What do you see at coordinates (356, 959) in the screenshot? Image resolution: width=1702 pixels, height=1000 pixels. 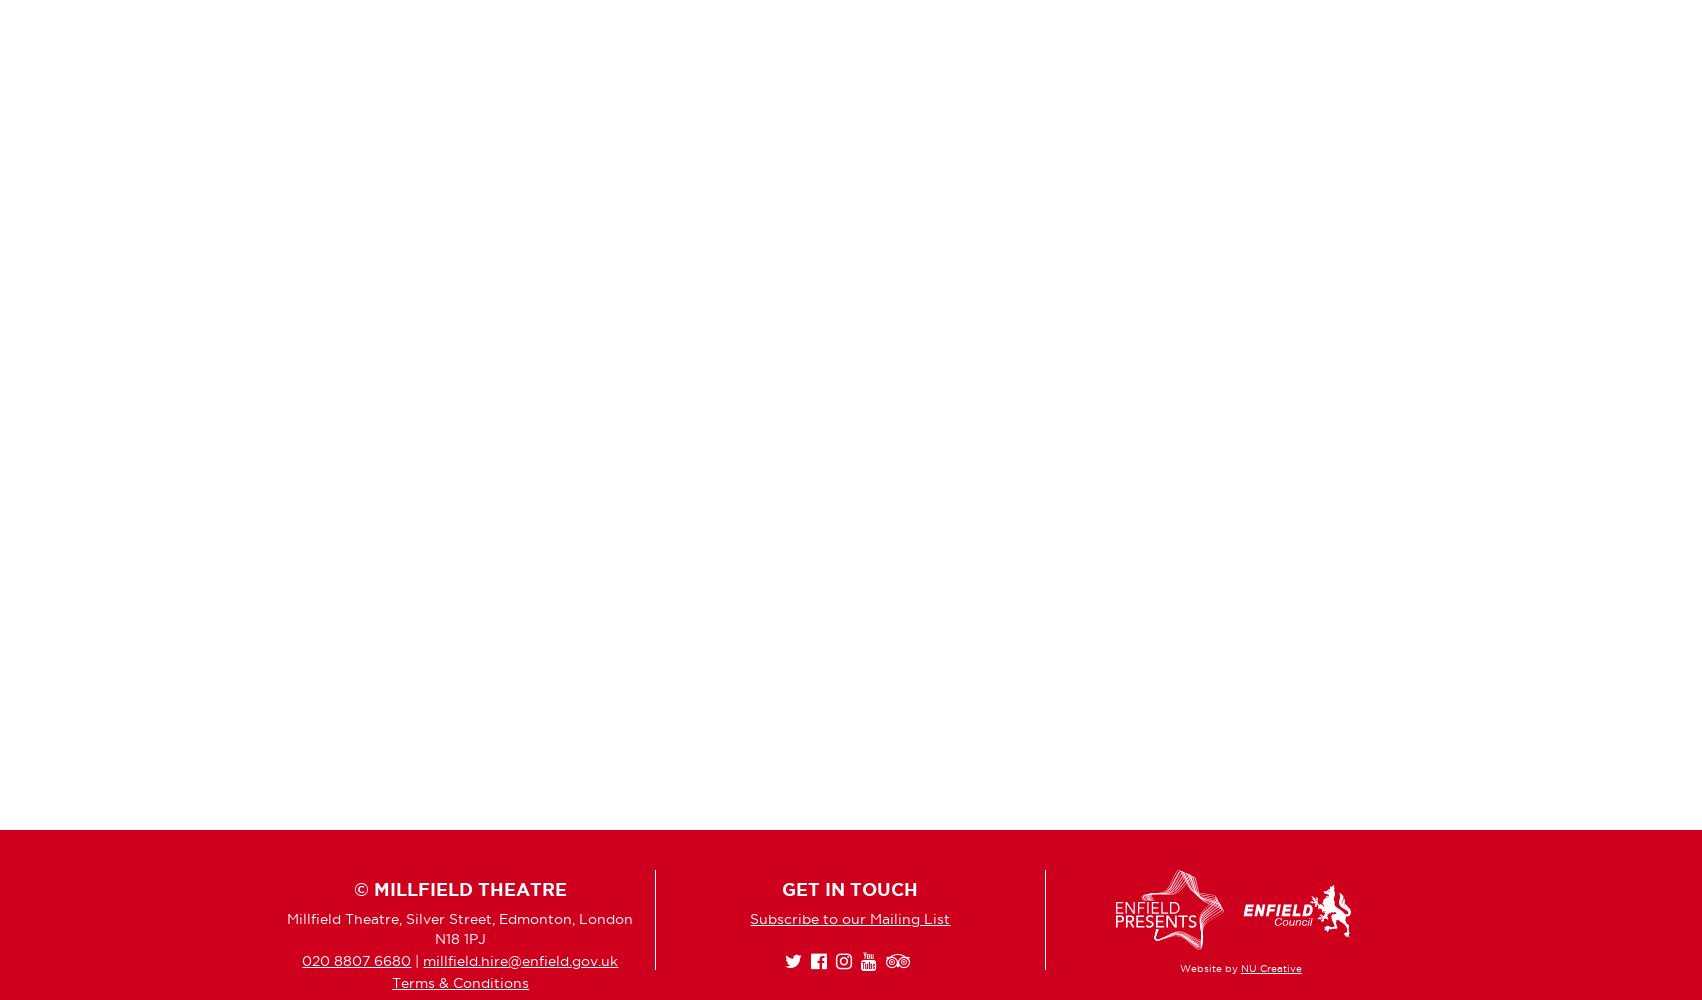 I see `'020 8807 6680'` at bounding box center [356, 959].